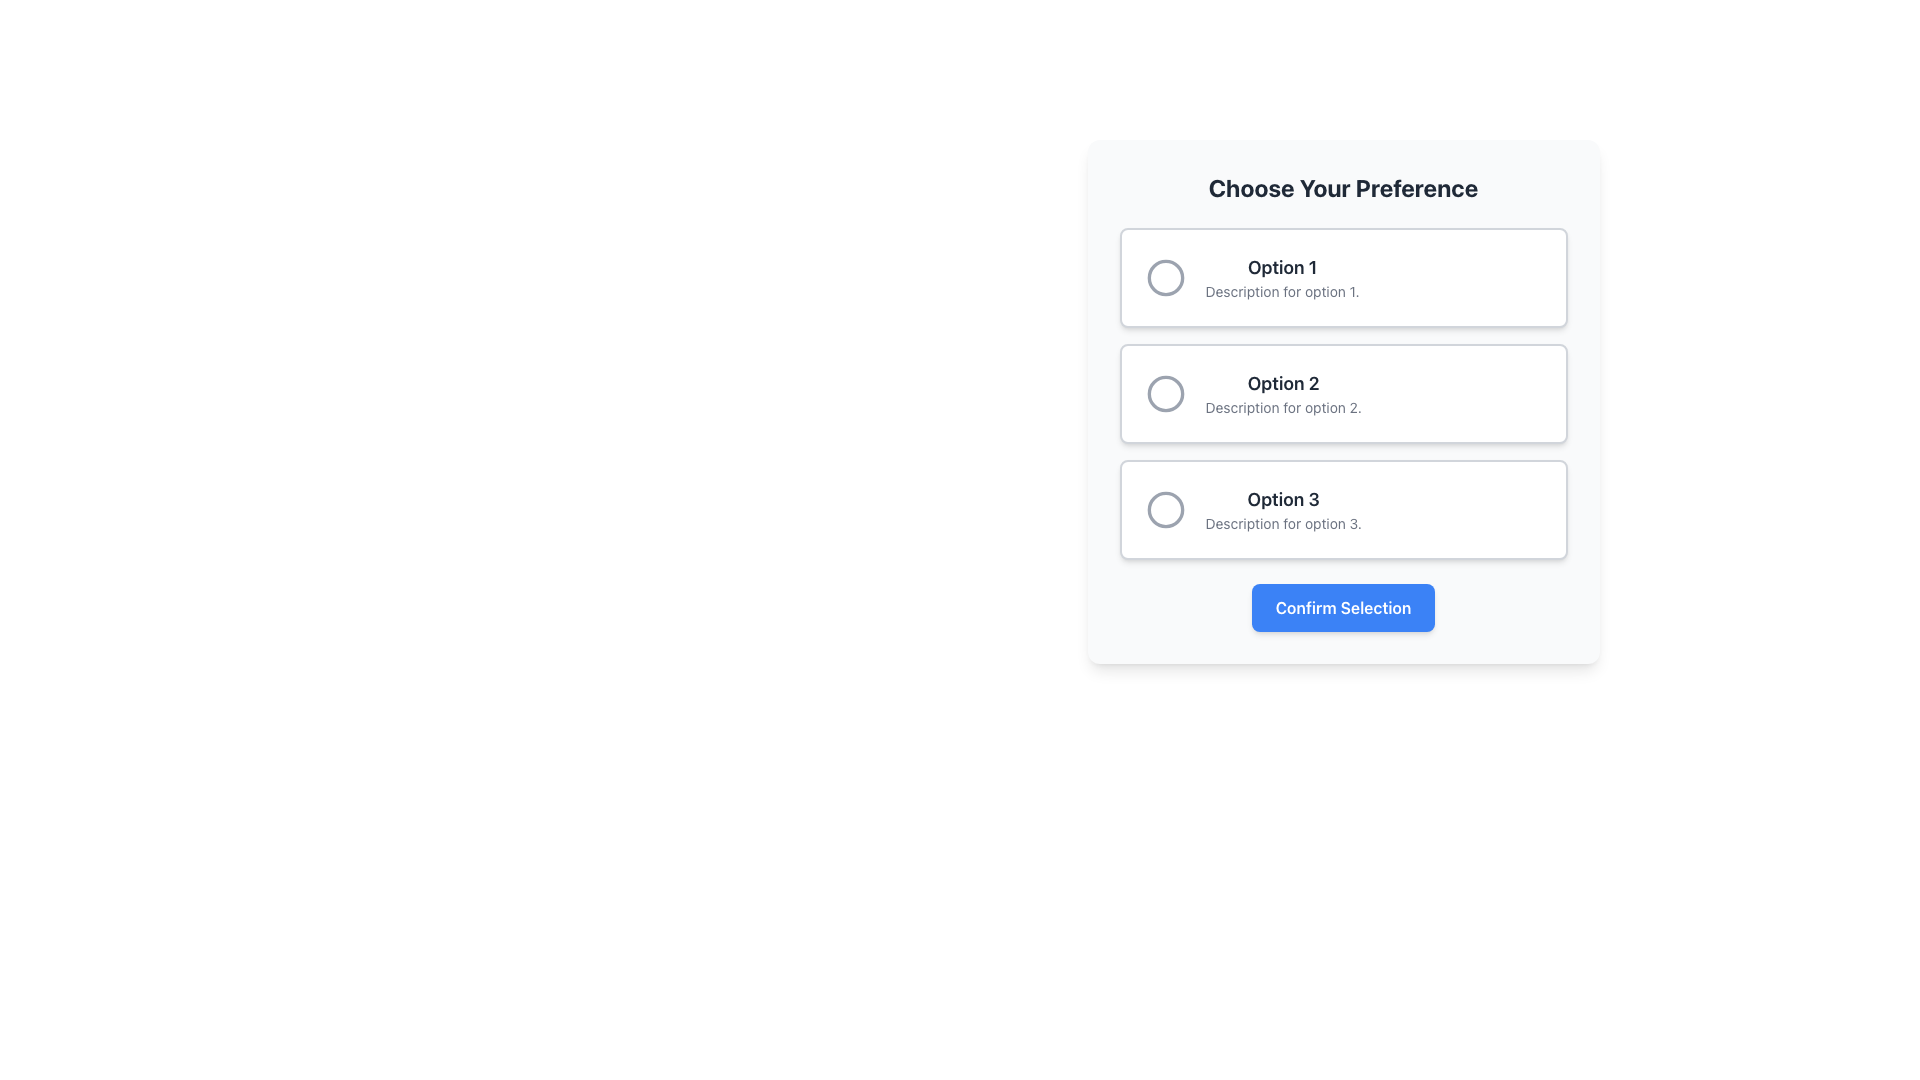  What do you see at coordinates (1282, 277) in the screenshot?
I see `text content of the topmost selection card, which includes 'Option 1' in bold and 'Description for option 1.' beneath it` at bounding box center [1282, 277].